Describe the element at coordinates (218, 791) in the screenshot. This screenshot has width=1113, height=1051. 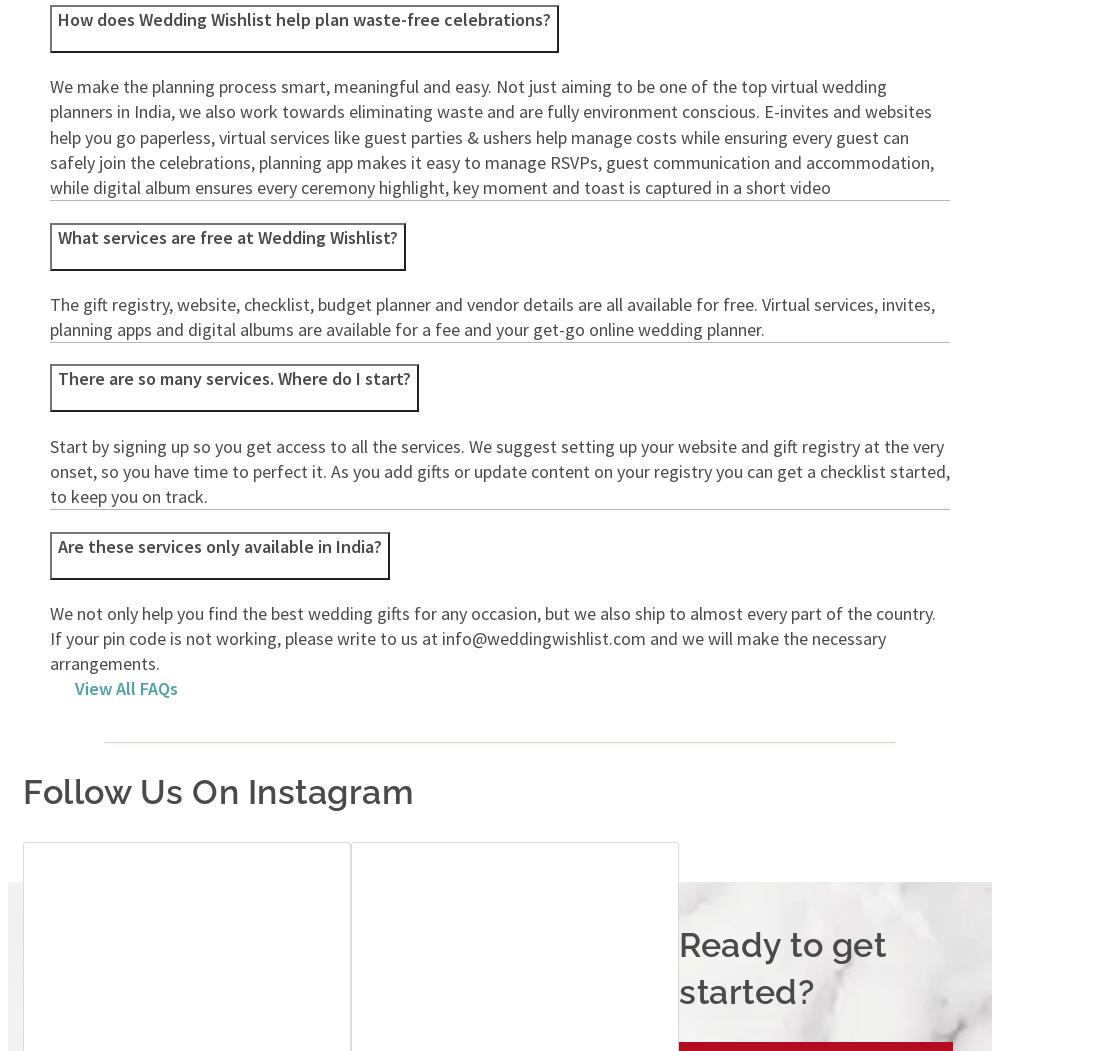
I see `'Follow Us On Instagram'` at that location.